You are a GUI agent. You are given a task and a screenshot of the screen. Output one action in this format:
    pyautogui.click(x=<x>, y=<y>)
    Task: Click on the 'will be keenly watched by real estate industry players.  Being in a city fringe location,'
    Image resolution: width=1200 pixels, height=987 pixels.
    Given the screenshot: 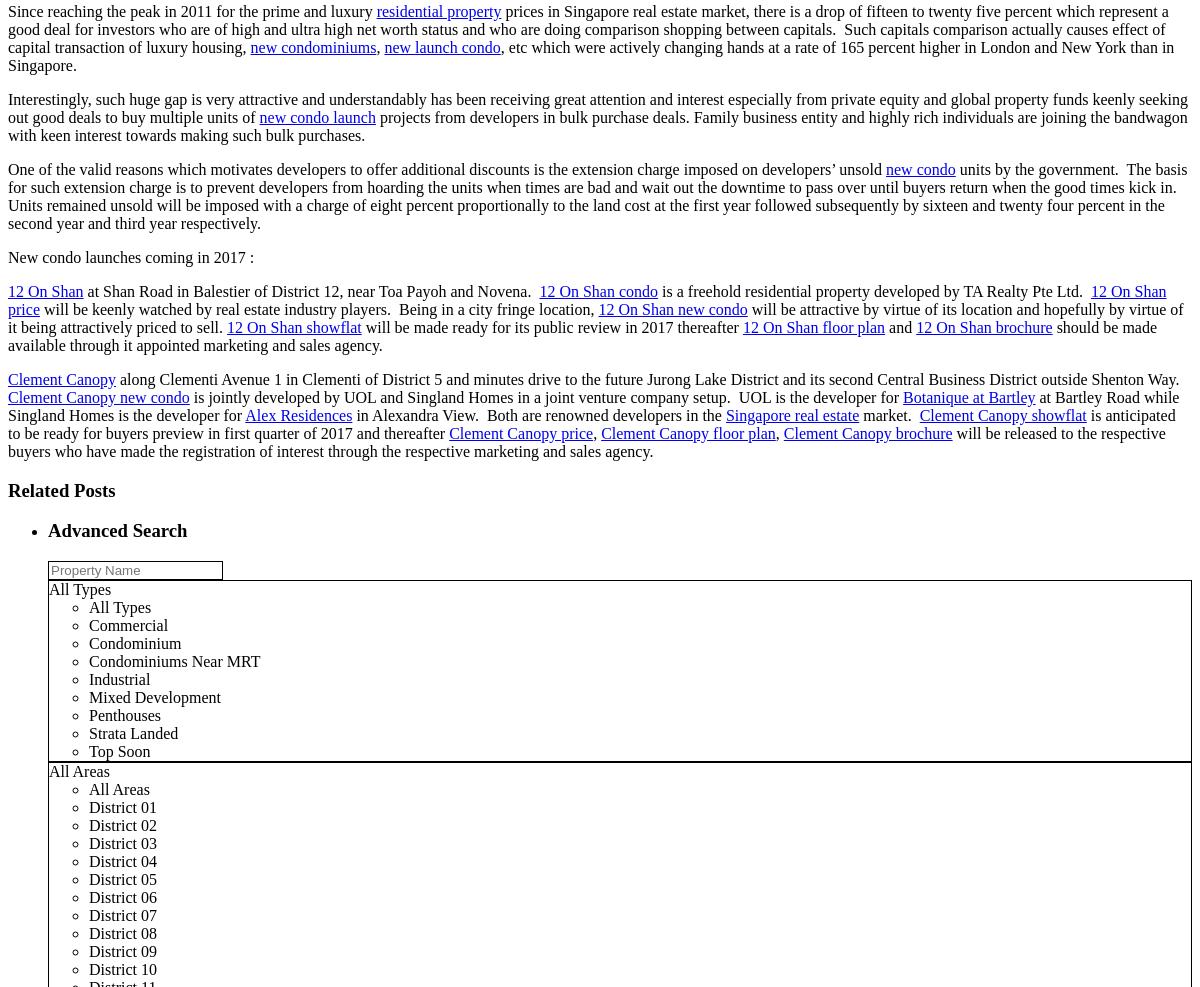 What is the action you would take?
    pyautogui.click(x=39, y=307)
    